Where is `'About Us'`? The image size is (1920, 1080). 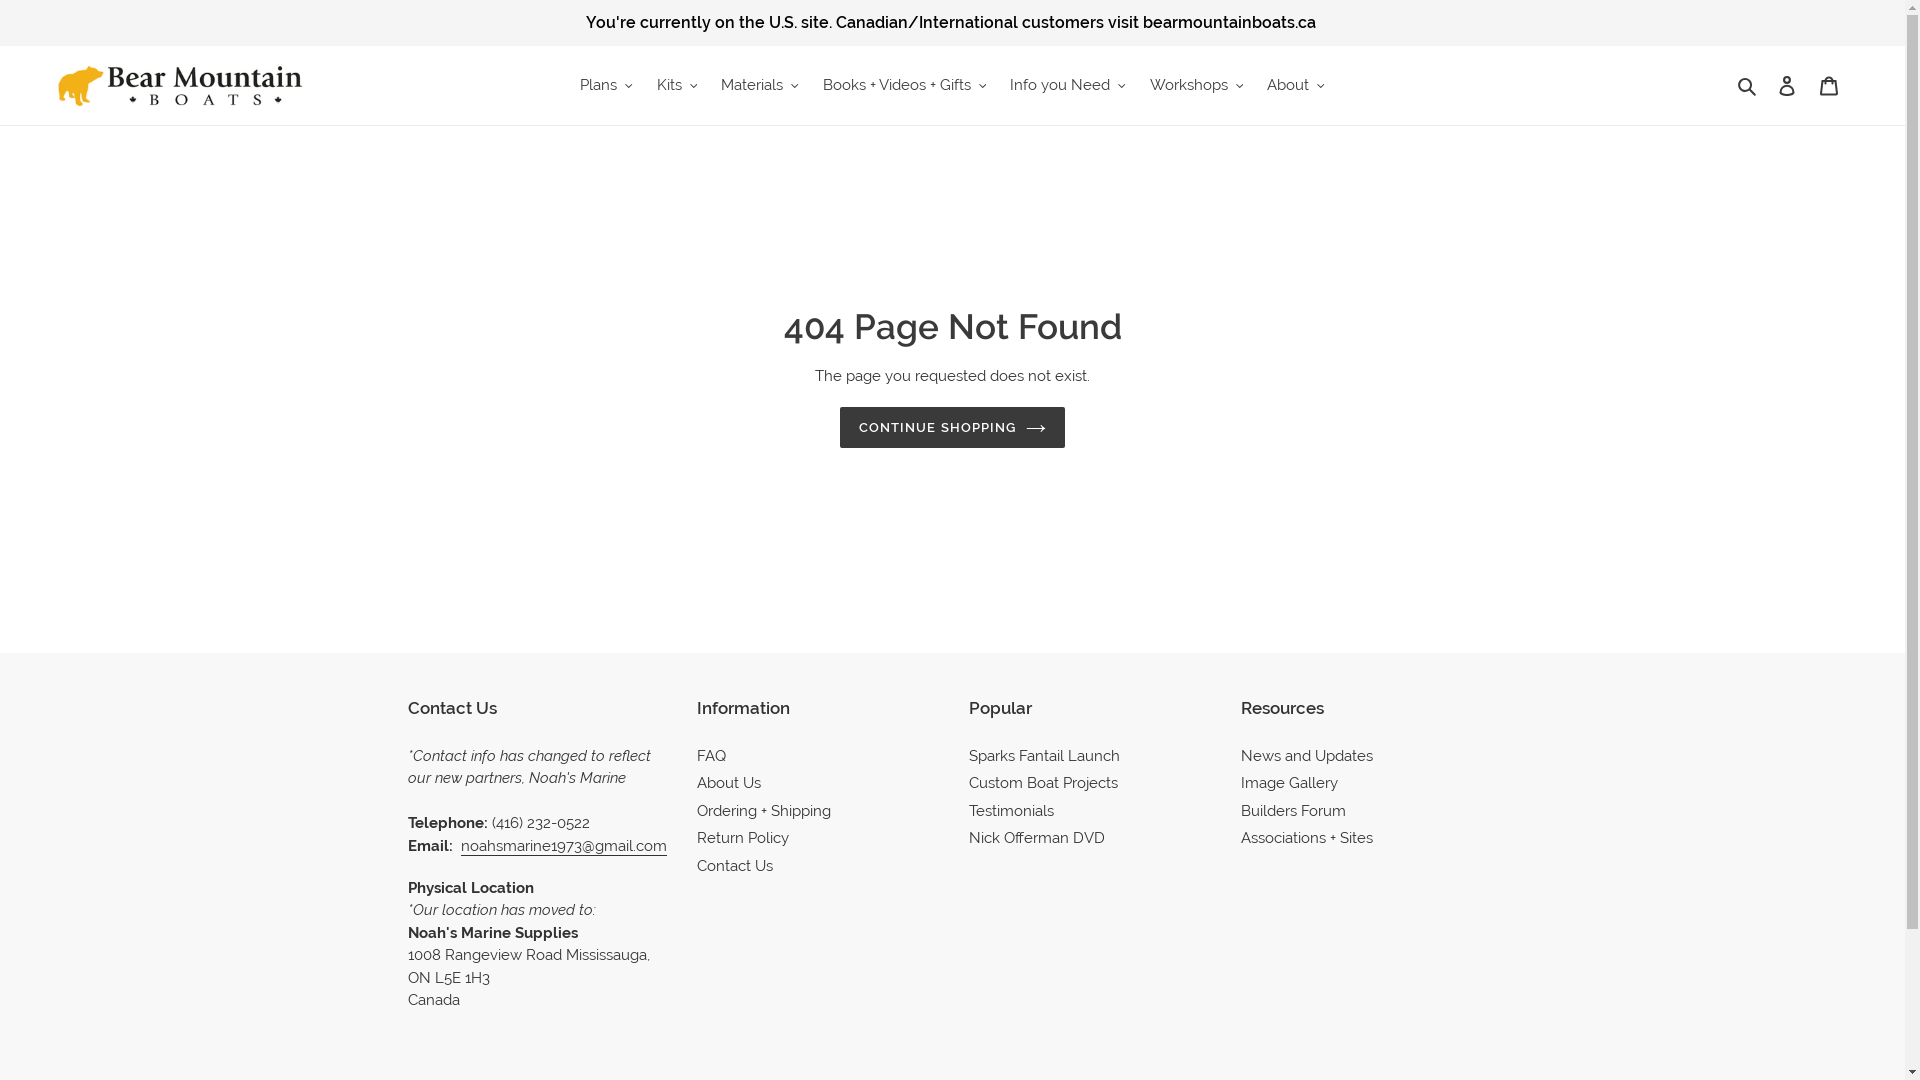
'About Us' is located at coordinates (727, 782).